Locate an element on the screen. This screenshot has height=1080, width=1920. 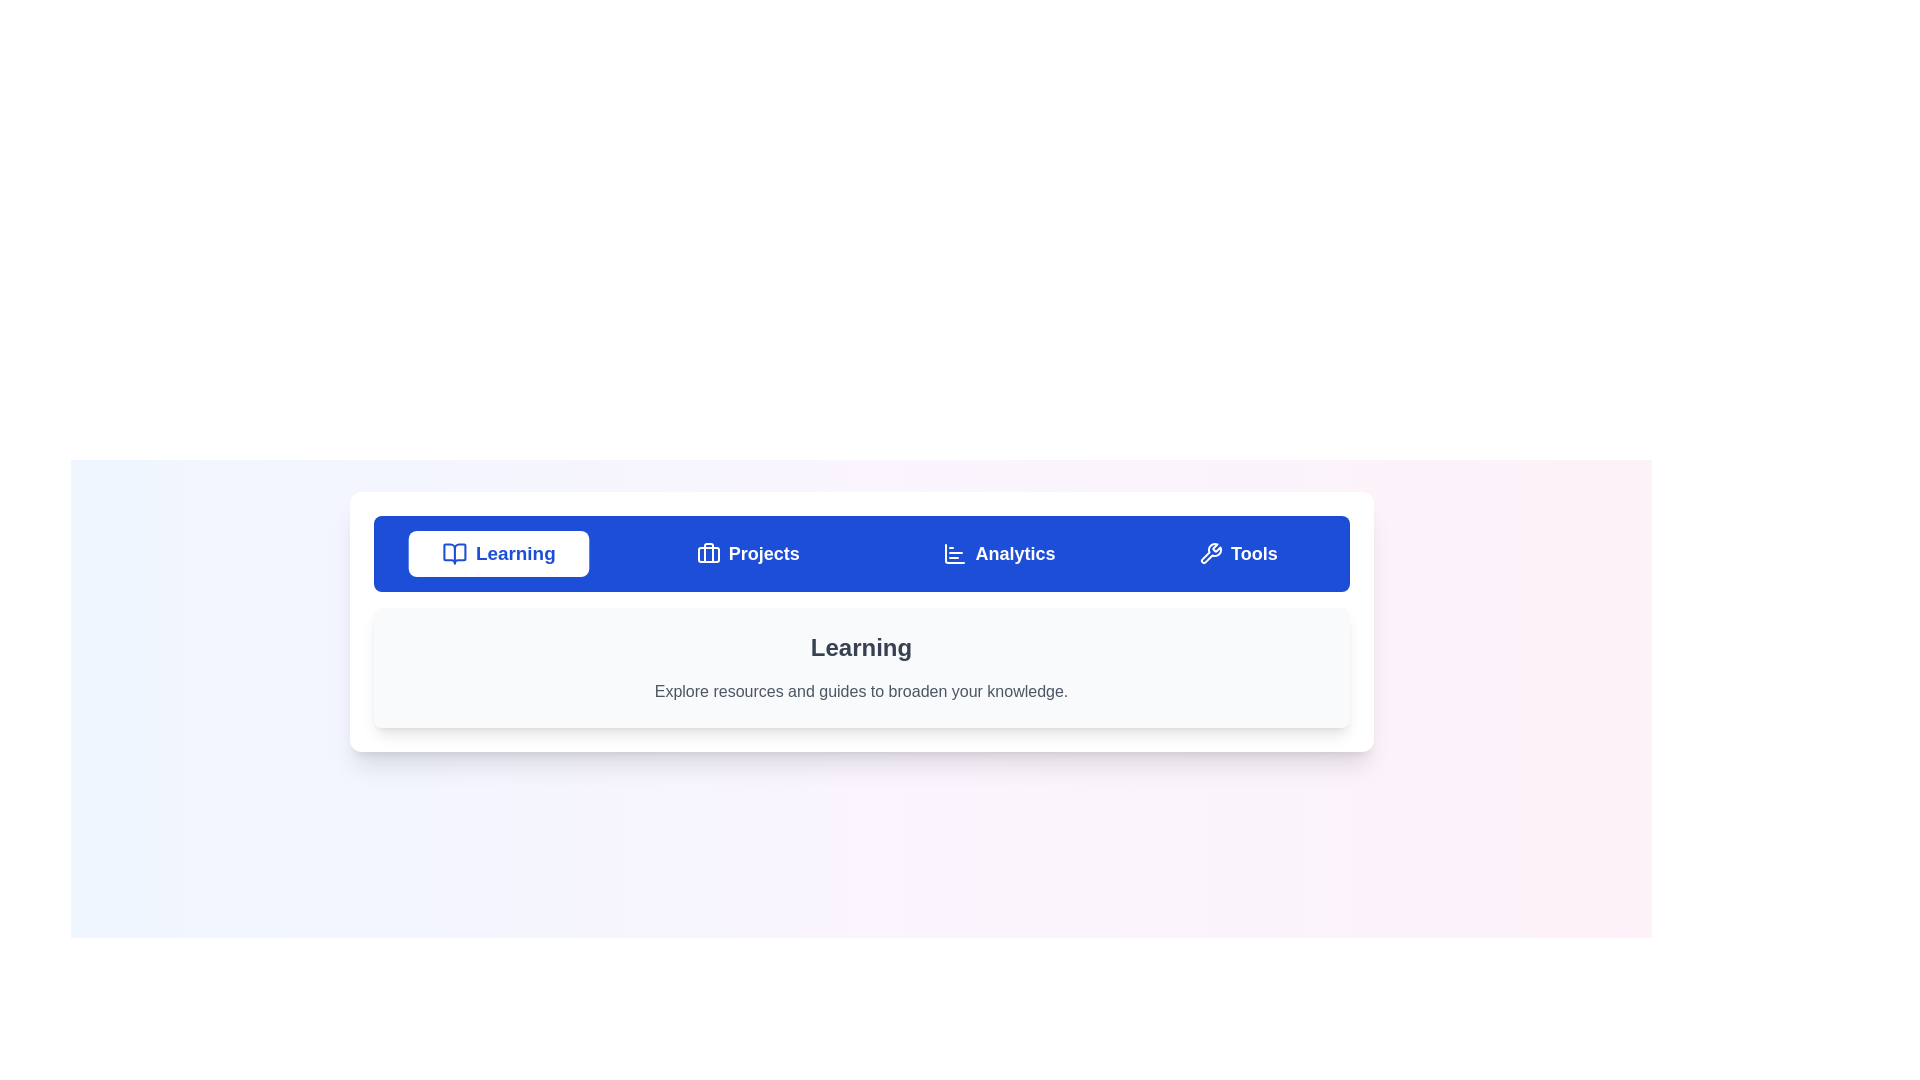
the blue open book icon located to the left of the 'Learning' text within the pill-shaped button is located at coordinates (454, 554).